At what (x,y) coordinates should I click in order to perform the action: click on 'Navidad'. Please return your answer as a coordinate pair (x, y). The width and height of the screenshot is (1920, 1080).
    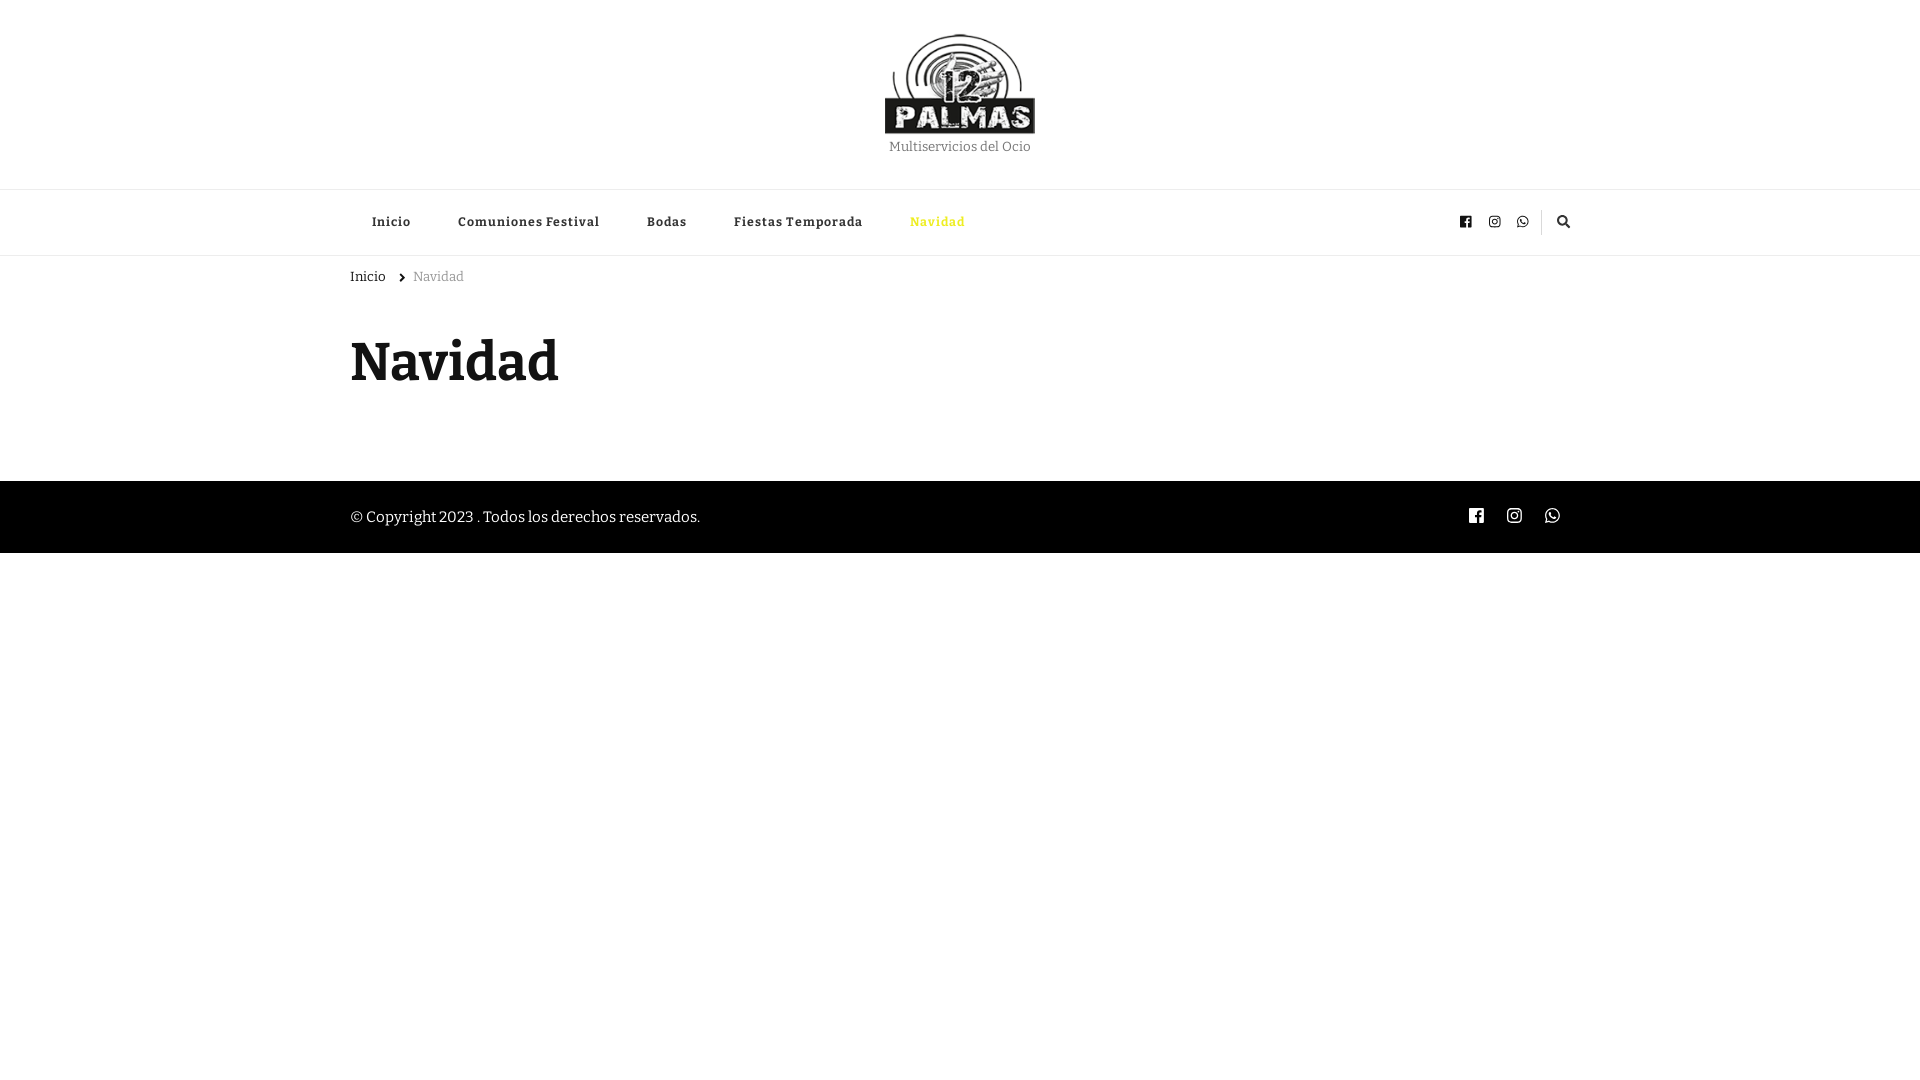
    Looking at the image, I should click on (411, 280).